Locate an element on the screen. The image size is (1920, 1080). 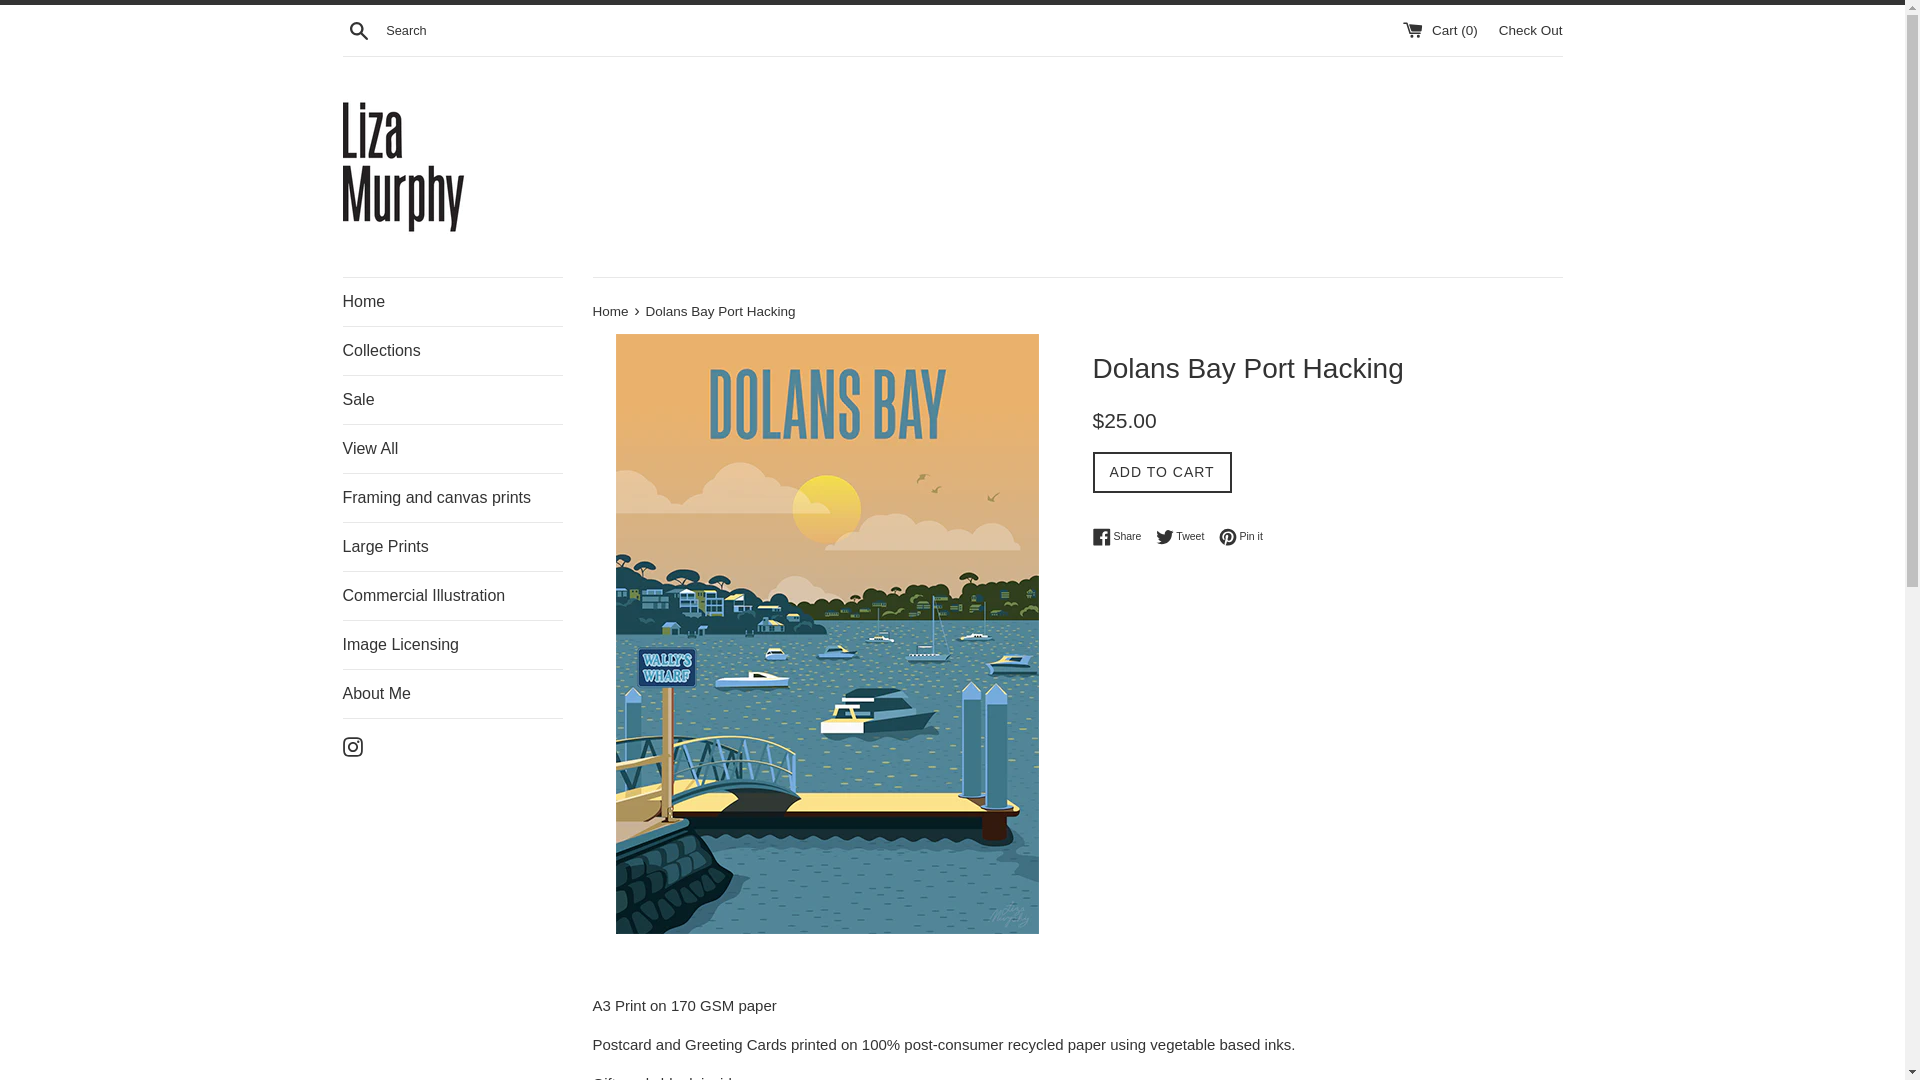
'About Me' is located at coordinates (450, 693).